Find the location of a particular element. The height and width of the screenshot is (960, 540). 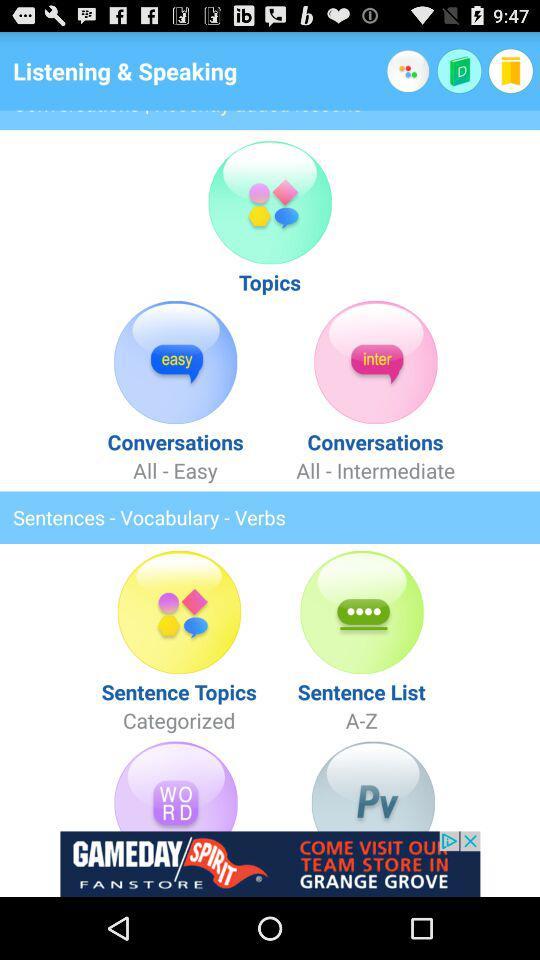

the sliders icon is located at coordinates (175, 839).